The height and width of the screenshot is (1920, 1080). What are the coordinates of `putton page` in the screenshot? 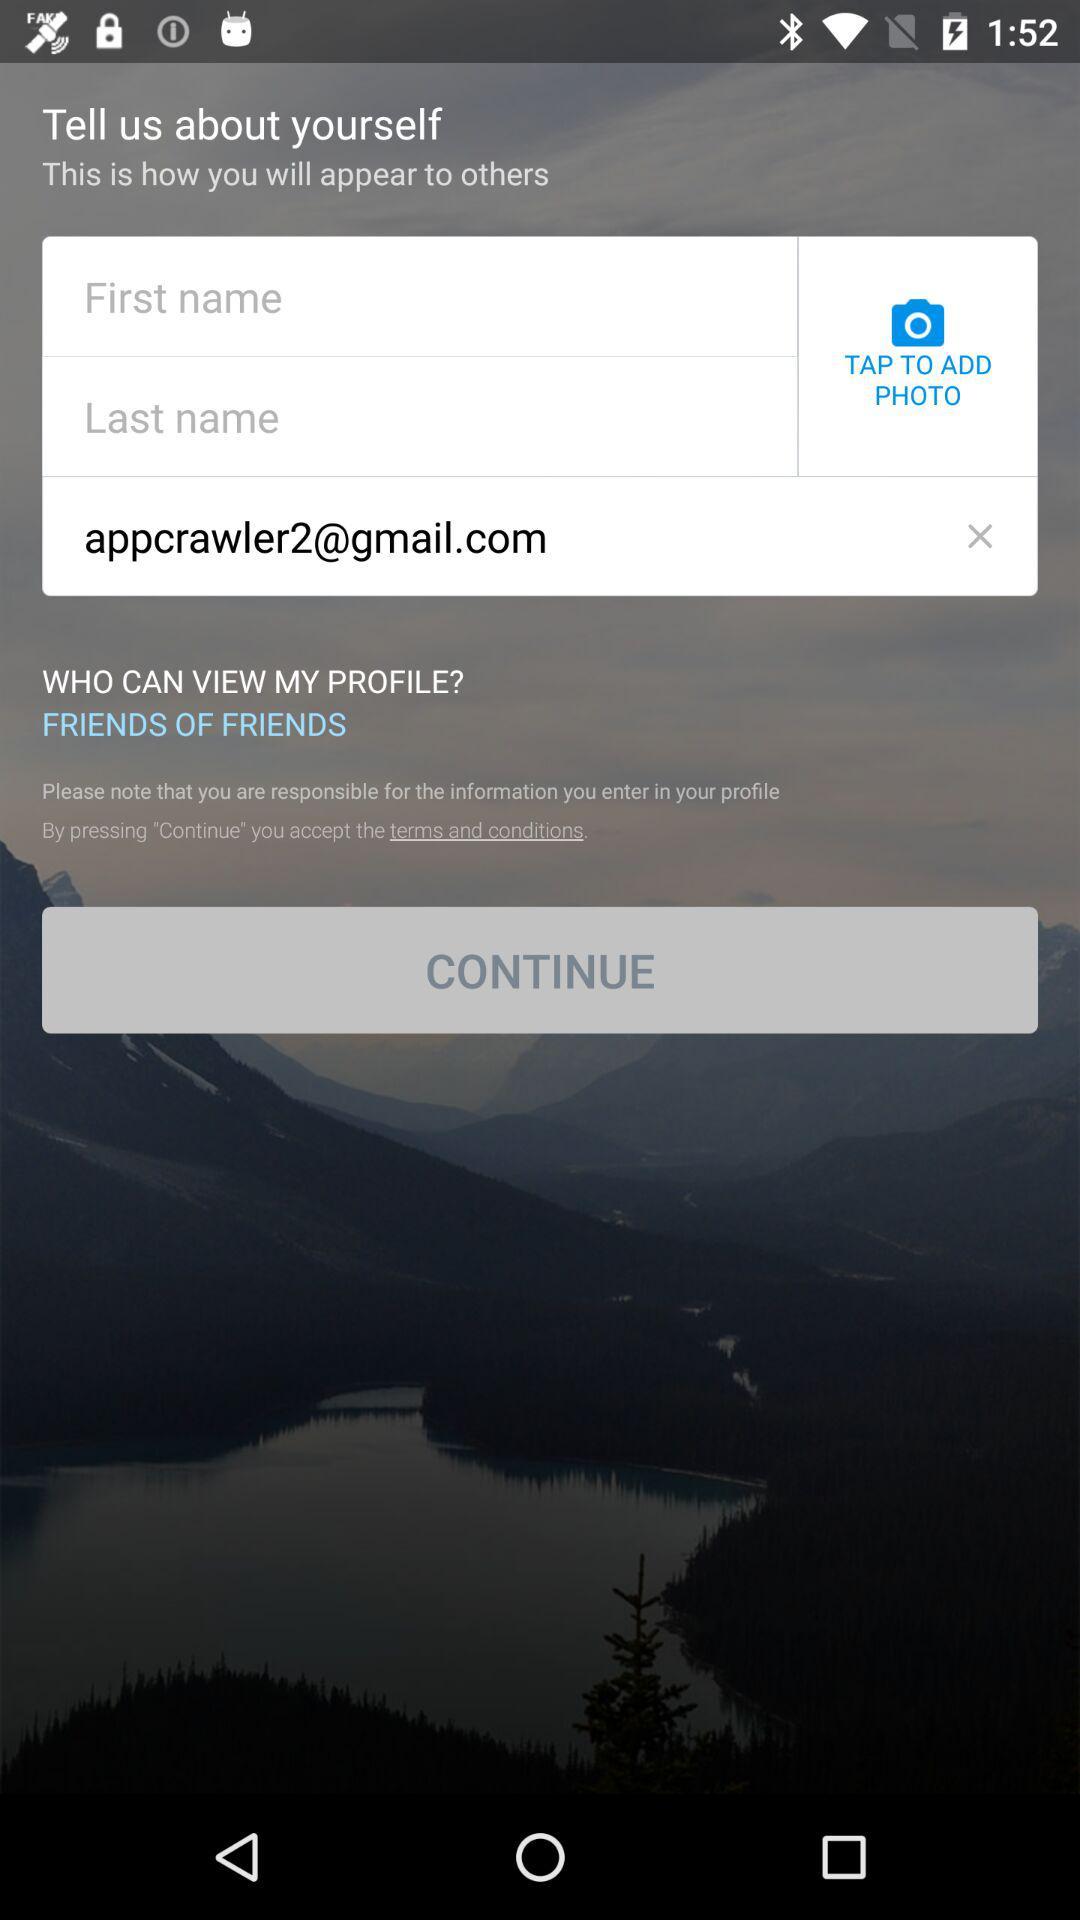 It's located at (419, 415).